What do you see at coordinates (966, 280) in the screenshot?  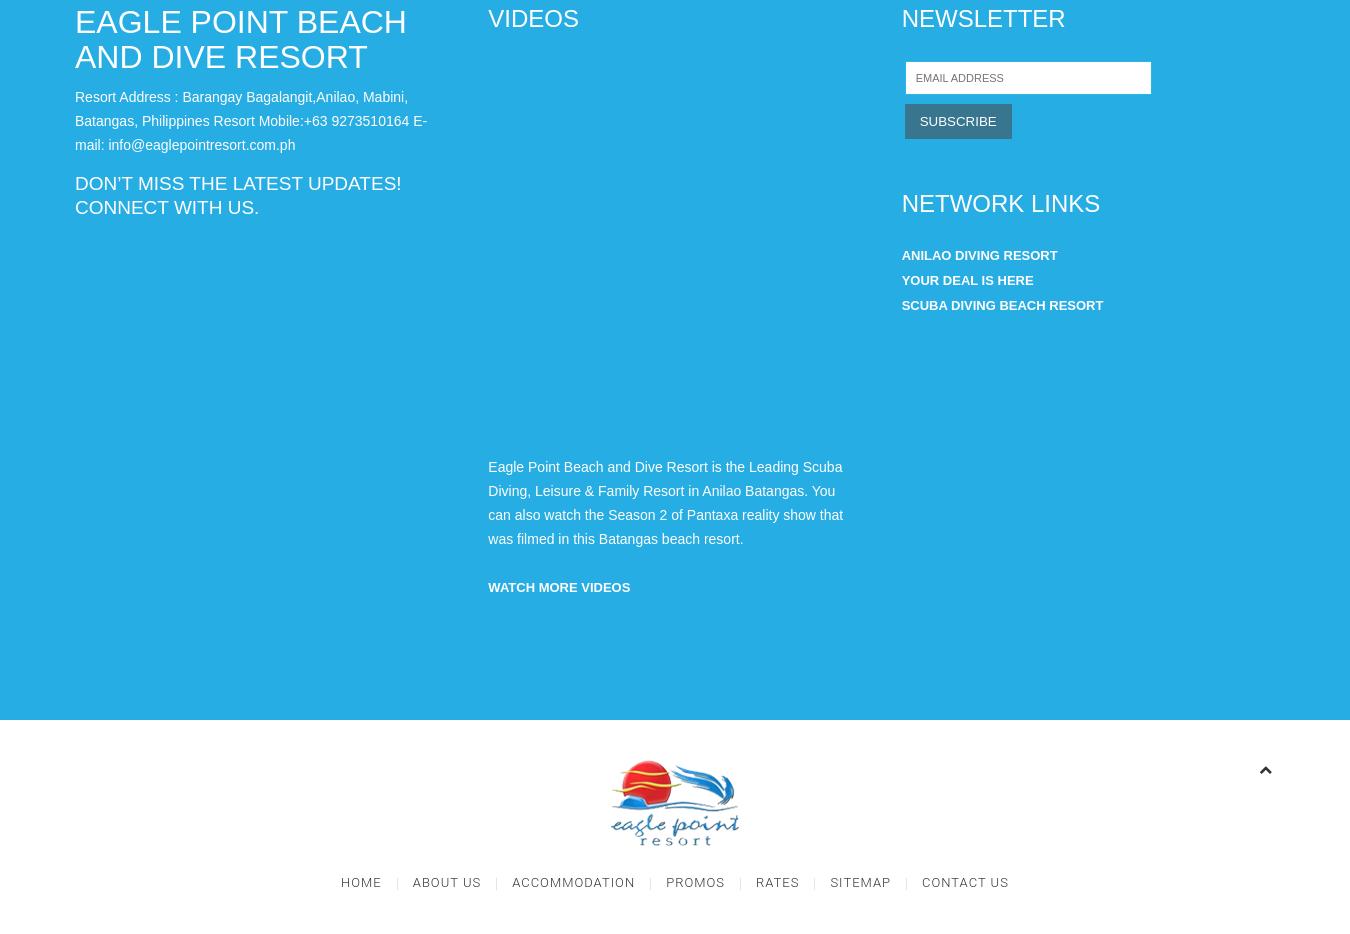 I see `'Your Deal is Here'` at bounding box center [966, 280].